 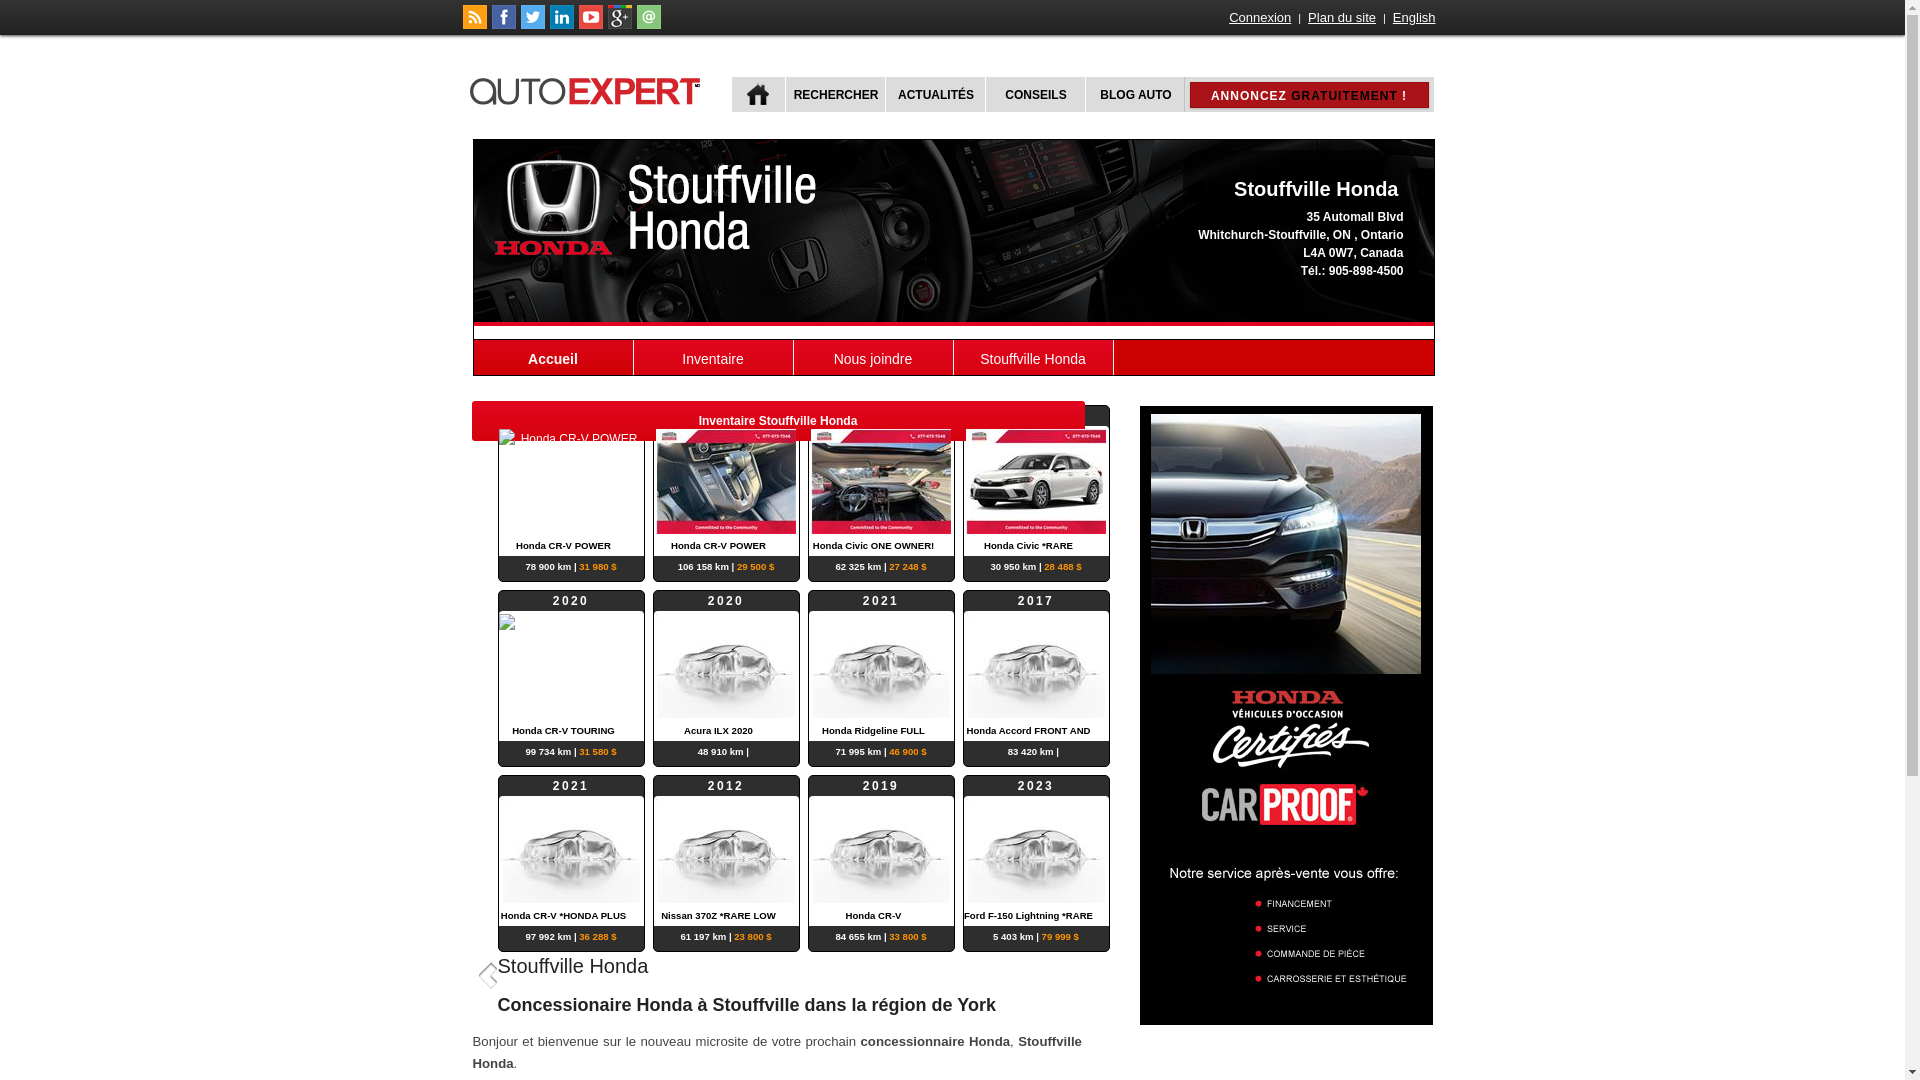 I want to click on 'Plan du site', so click(x=1342, y=17).